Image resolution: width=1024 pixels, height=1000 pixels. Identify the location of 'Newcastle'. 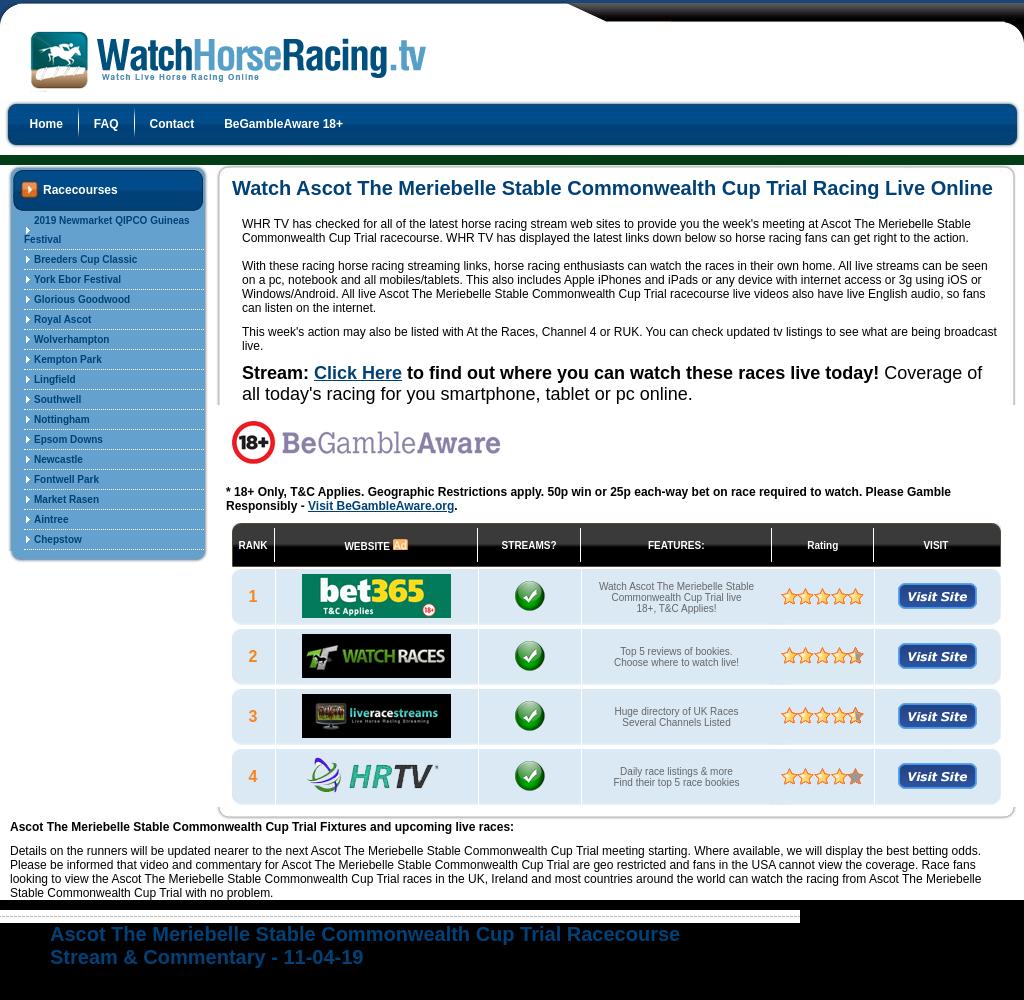
(56, 458).